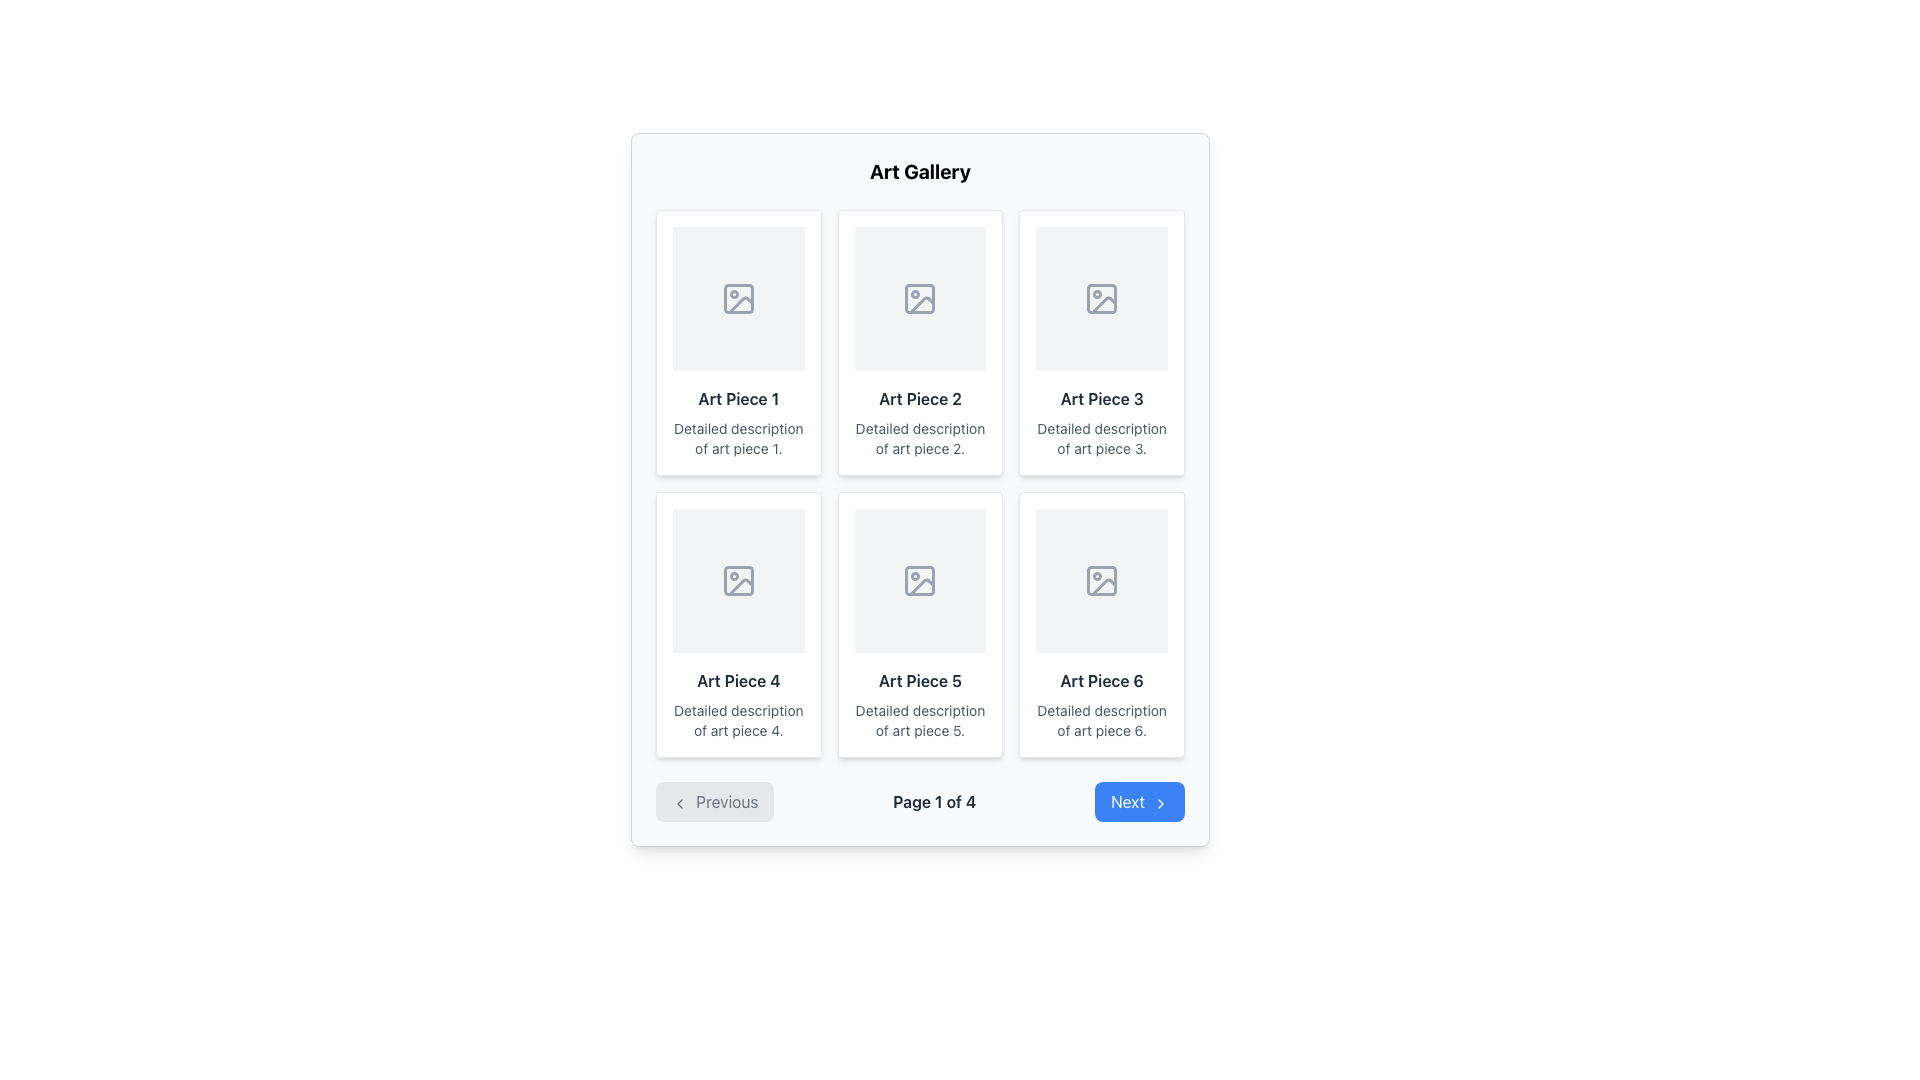 The height and width of the screenshot is (1080, 1920). Describe the element at coordinates (715, 801) in the screenshot. I see `the 'Previous' button located at the bottom-left corner of the interface` at that location.